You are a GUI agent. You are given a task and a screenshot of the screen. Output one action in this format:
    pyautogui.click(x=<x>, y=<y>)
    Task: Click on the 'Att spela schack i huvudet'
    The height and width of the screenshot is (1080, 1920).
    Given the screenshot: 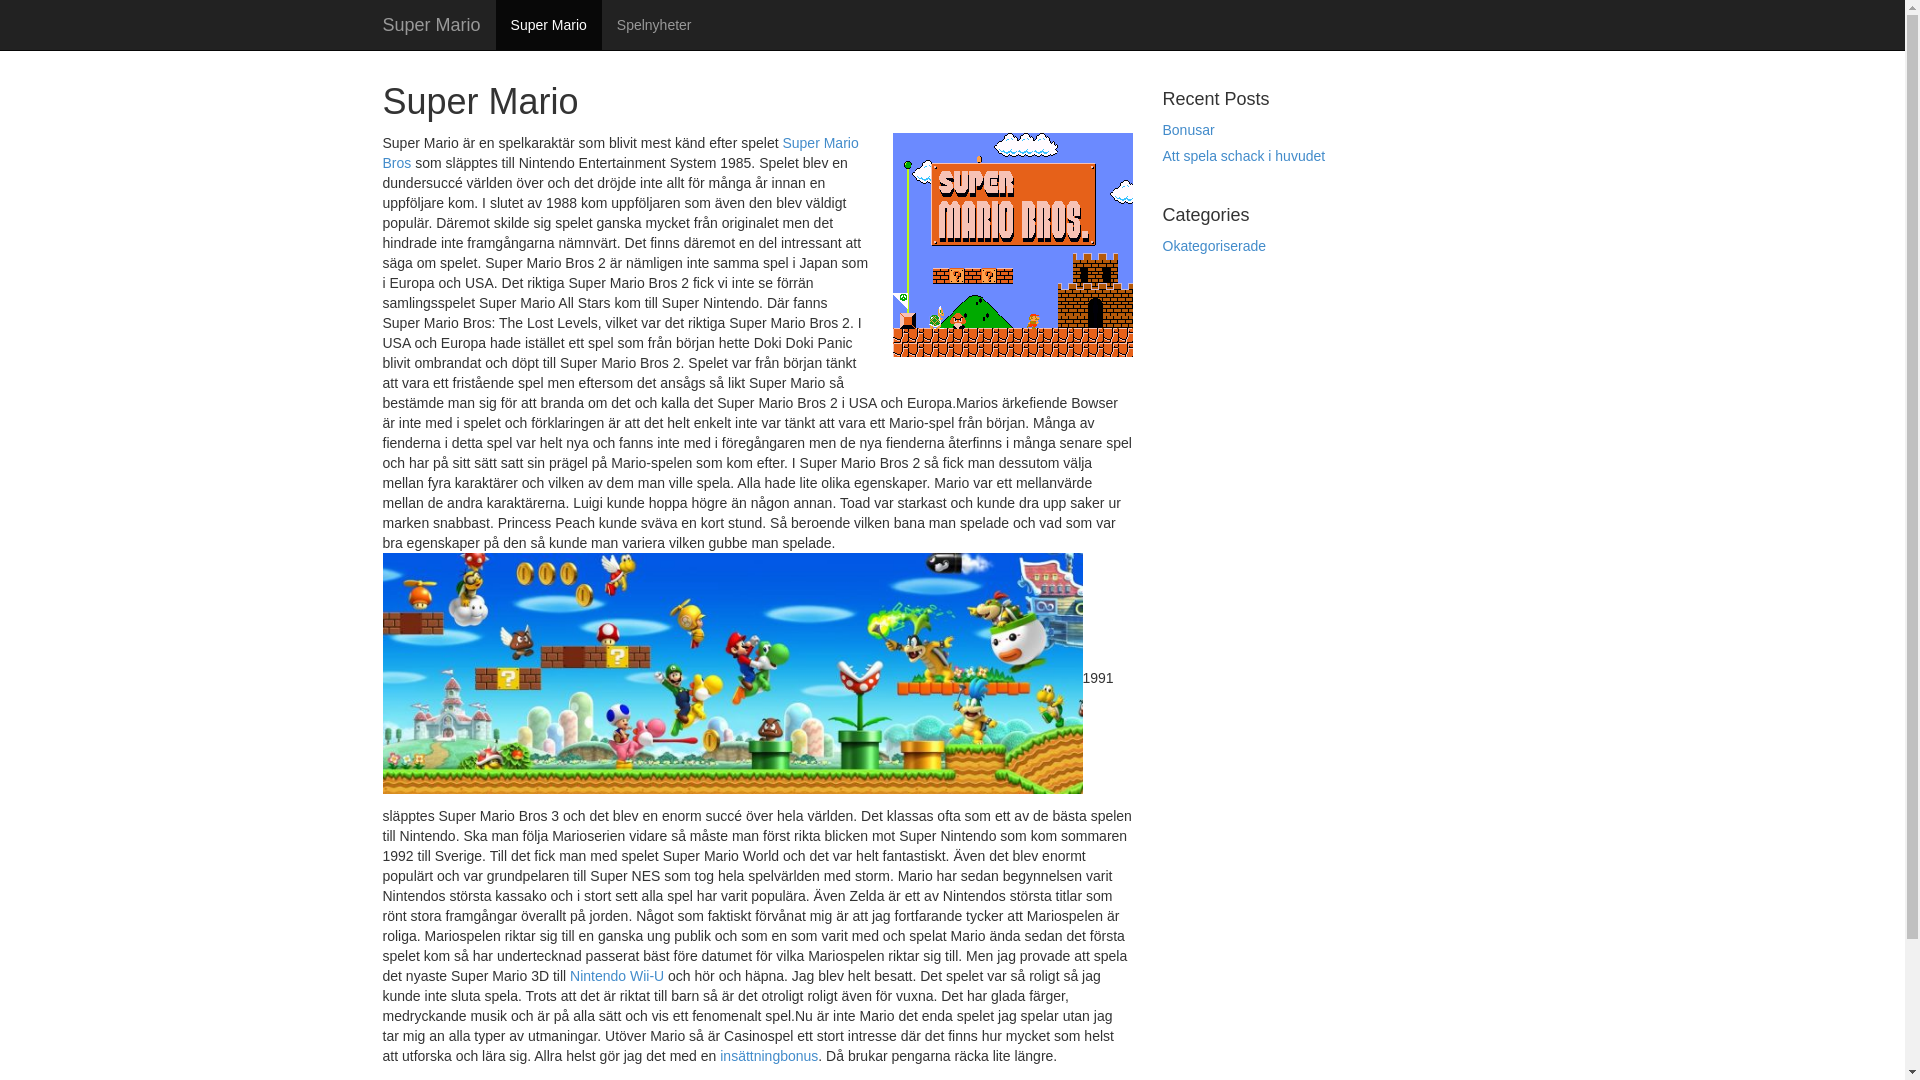 What is the action you would take?
    pyautogui.click(x=1242, y=154)
    